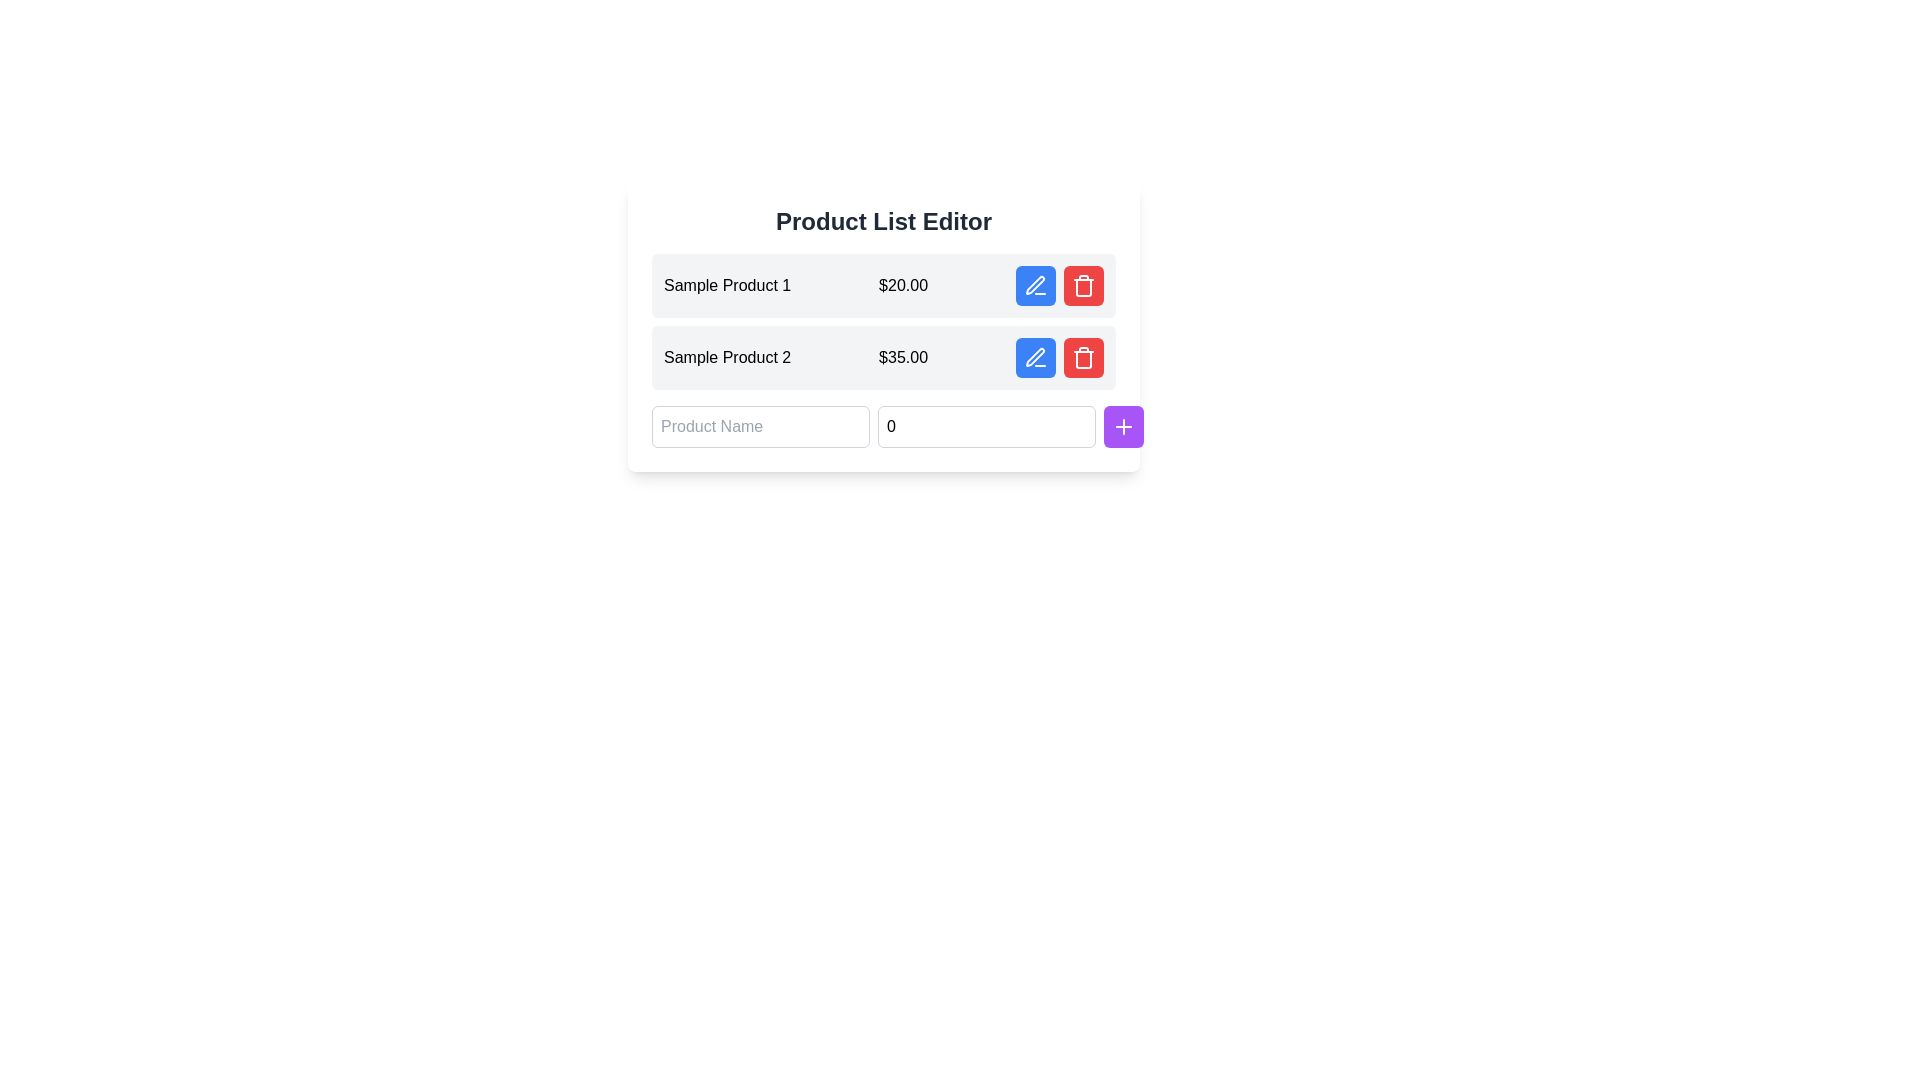 The height and width of the screenshot is (1080, 1920). I want to click on the small square-shaped button with a red background and a white trash bin icon located in the second row of the product list, rightmost column, to trigger a hover effect, so click(1083, 357).